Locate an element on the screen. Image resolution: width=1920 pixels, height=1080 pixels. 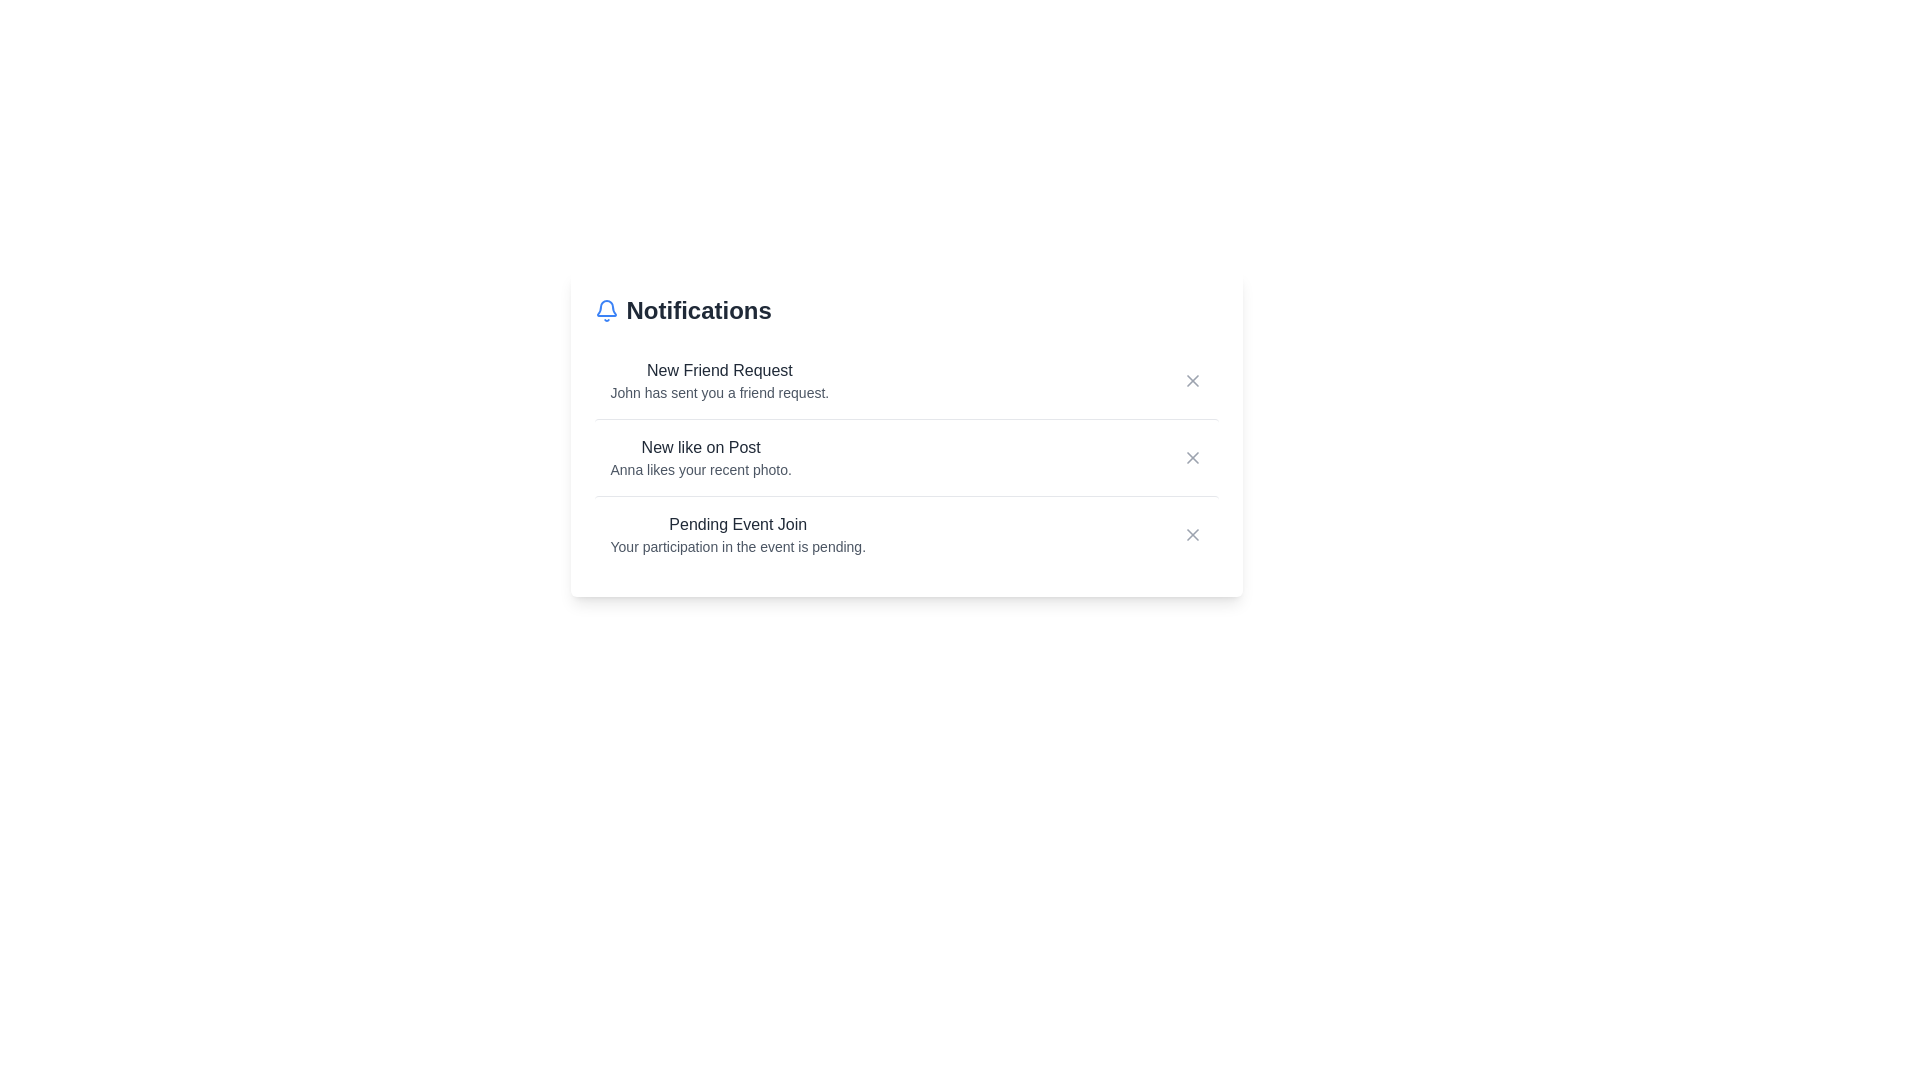
the close button for the notification titled 'Pending Event Join' is located at coordinates (1192, 534).